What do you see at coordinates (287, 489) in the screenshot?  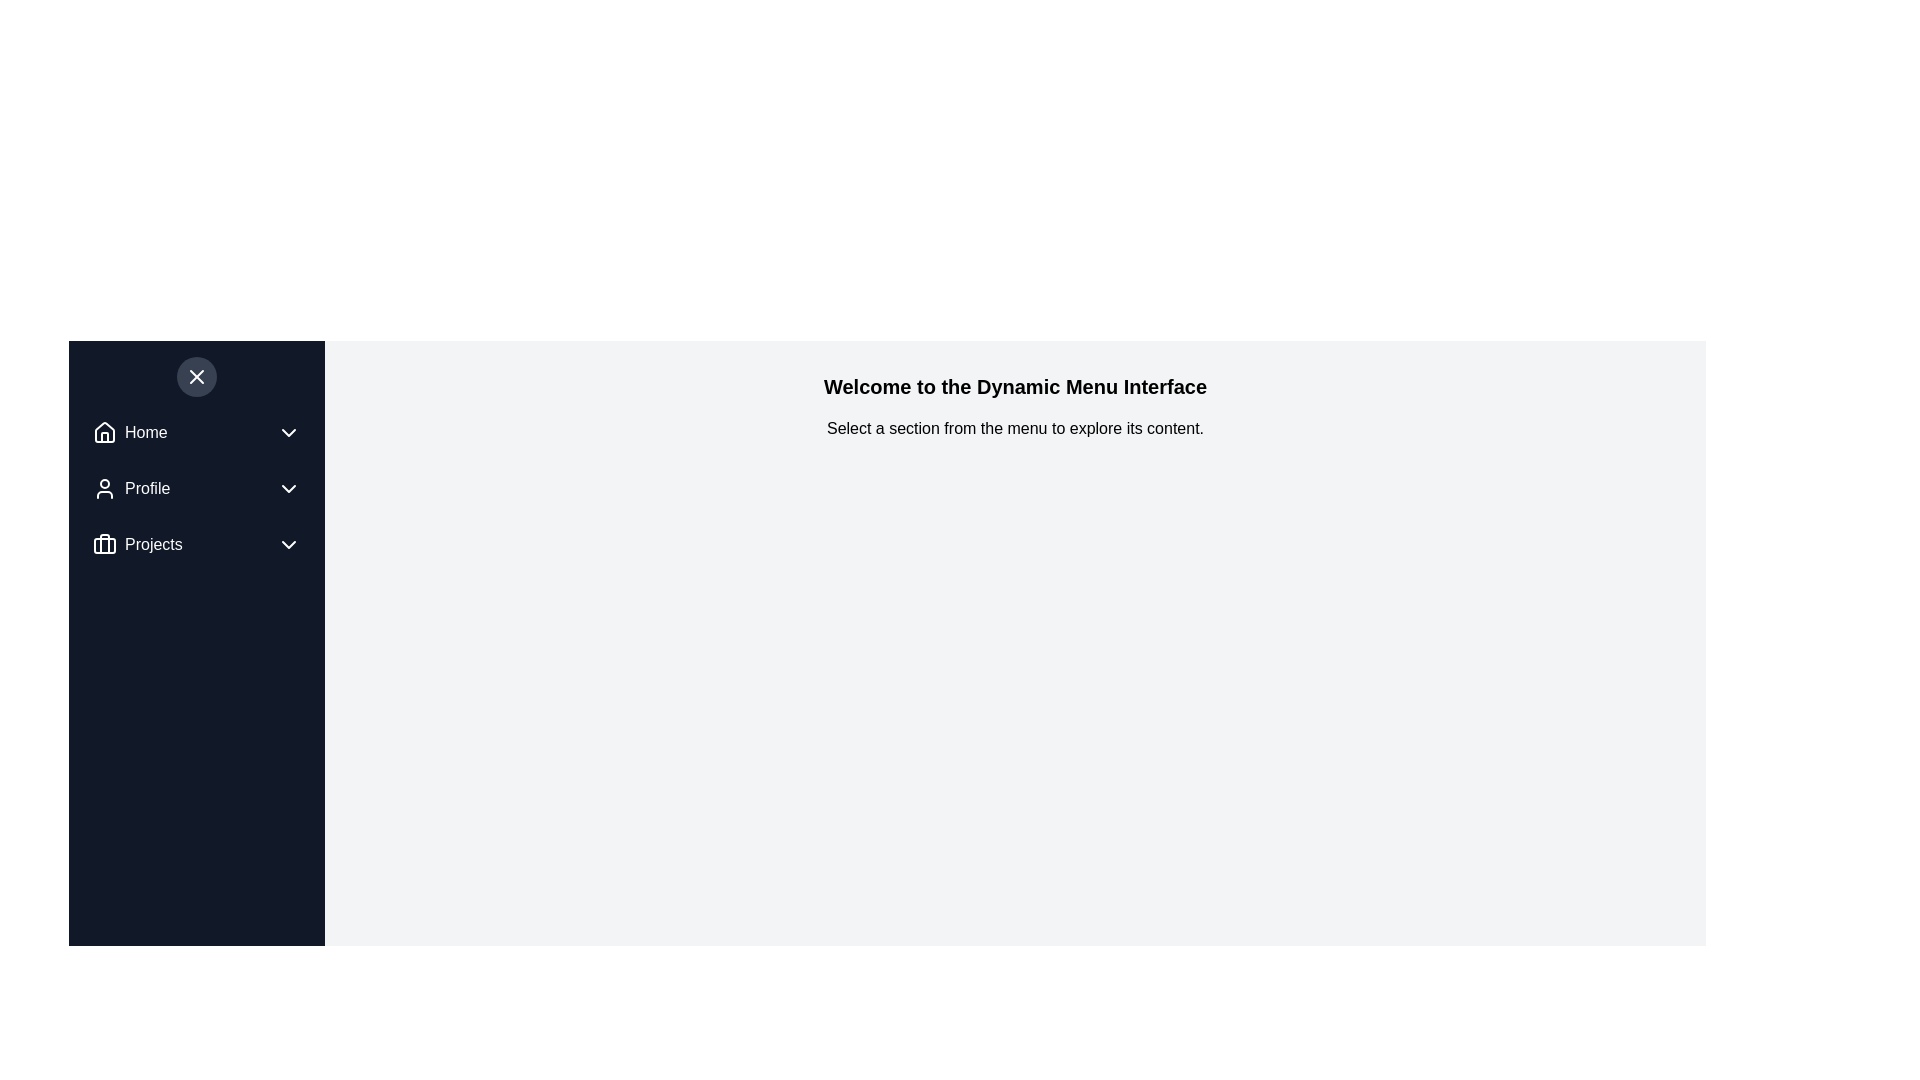 I see `the downward-facing chevron icon located to the right of the 'Profile' label in the vertical navigation bar` at bounding box center [287, 489].